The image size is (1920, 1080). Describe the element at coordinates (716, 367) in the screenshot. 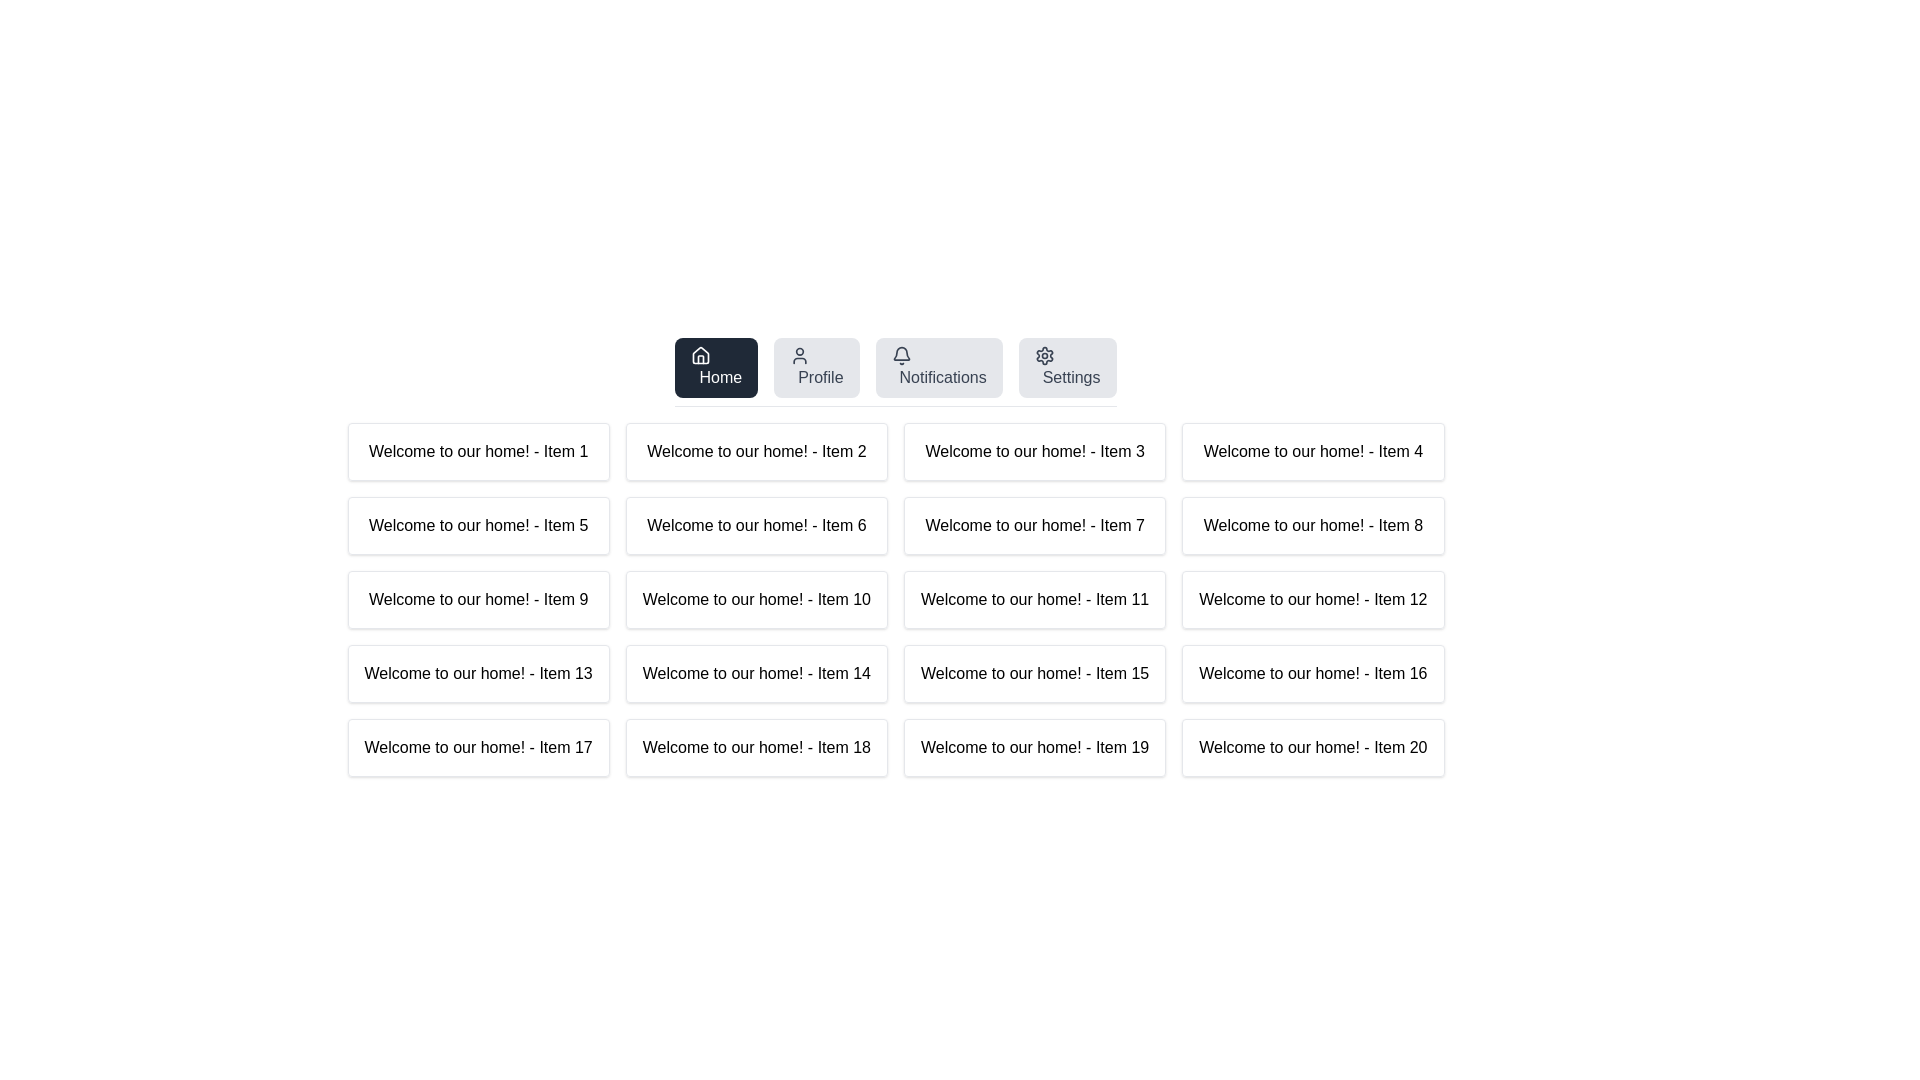

I see `the Home tab by clicking its button` at that location.